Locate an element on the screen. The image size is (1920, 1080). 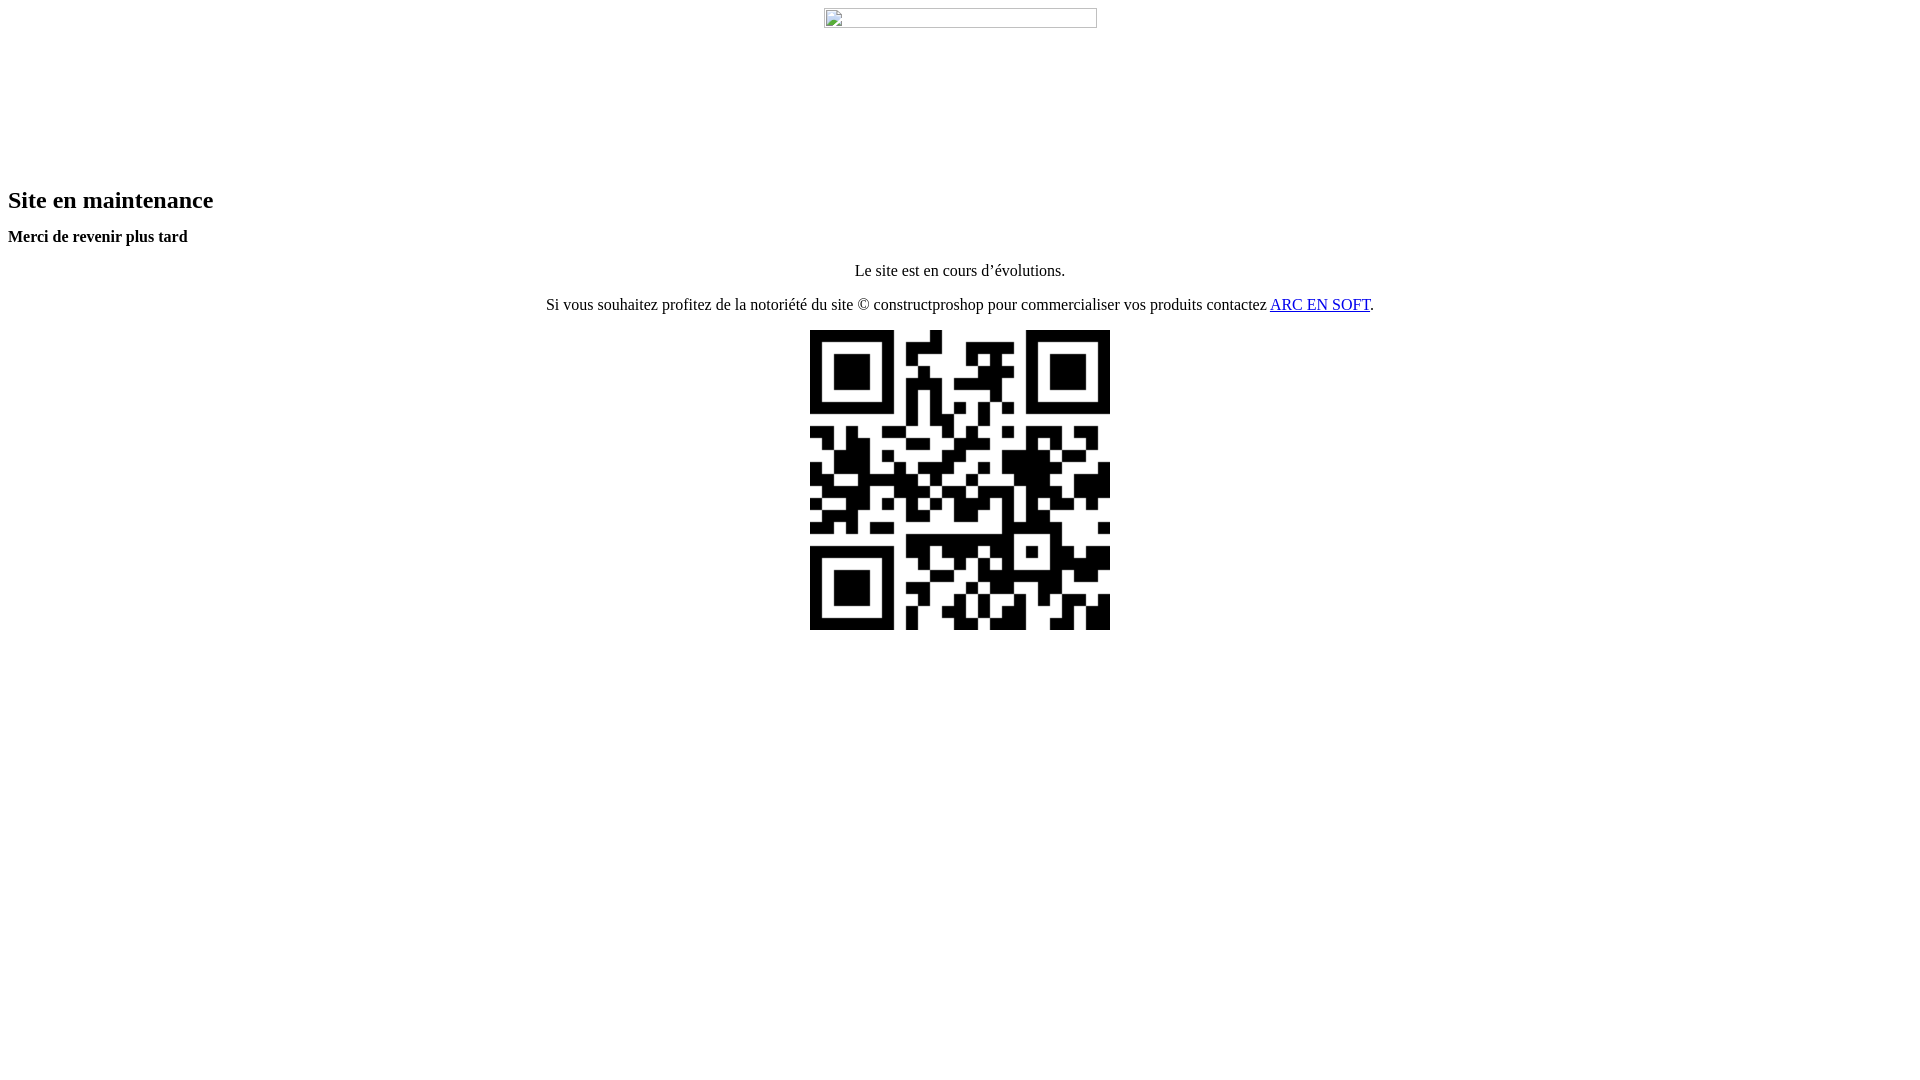
'ARC EN SOFT' is located at coordinates (1320, 304).